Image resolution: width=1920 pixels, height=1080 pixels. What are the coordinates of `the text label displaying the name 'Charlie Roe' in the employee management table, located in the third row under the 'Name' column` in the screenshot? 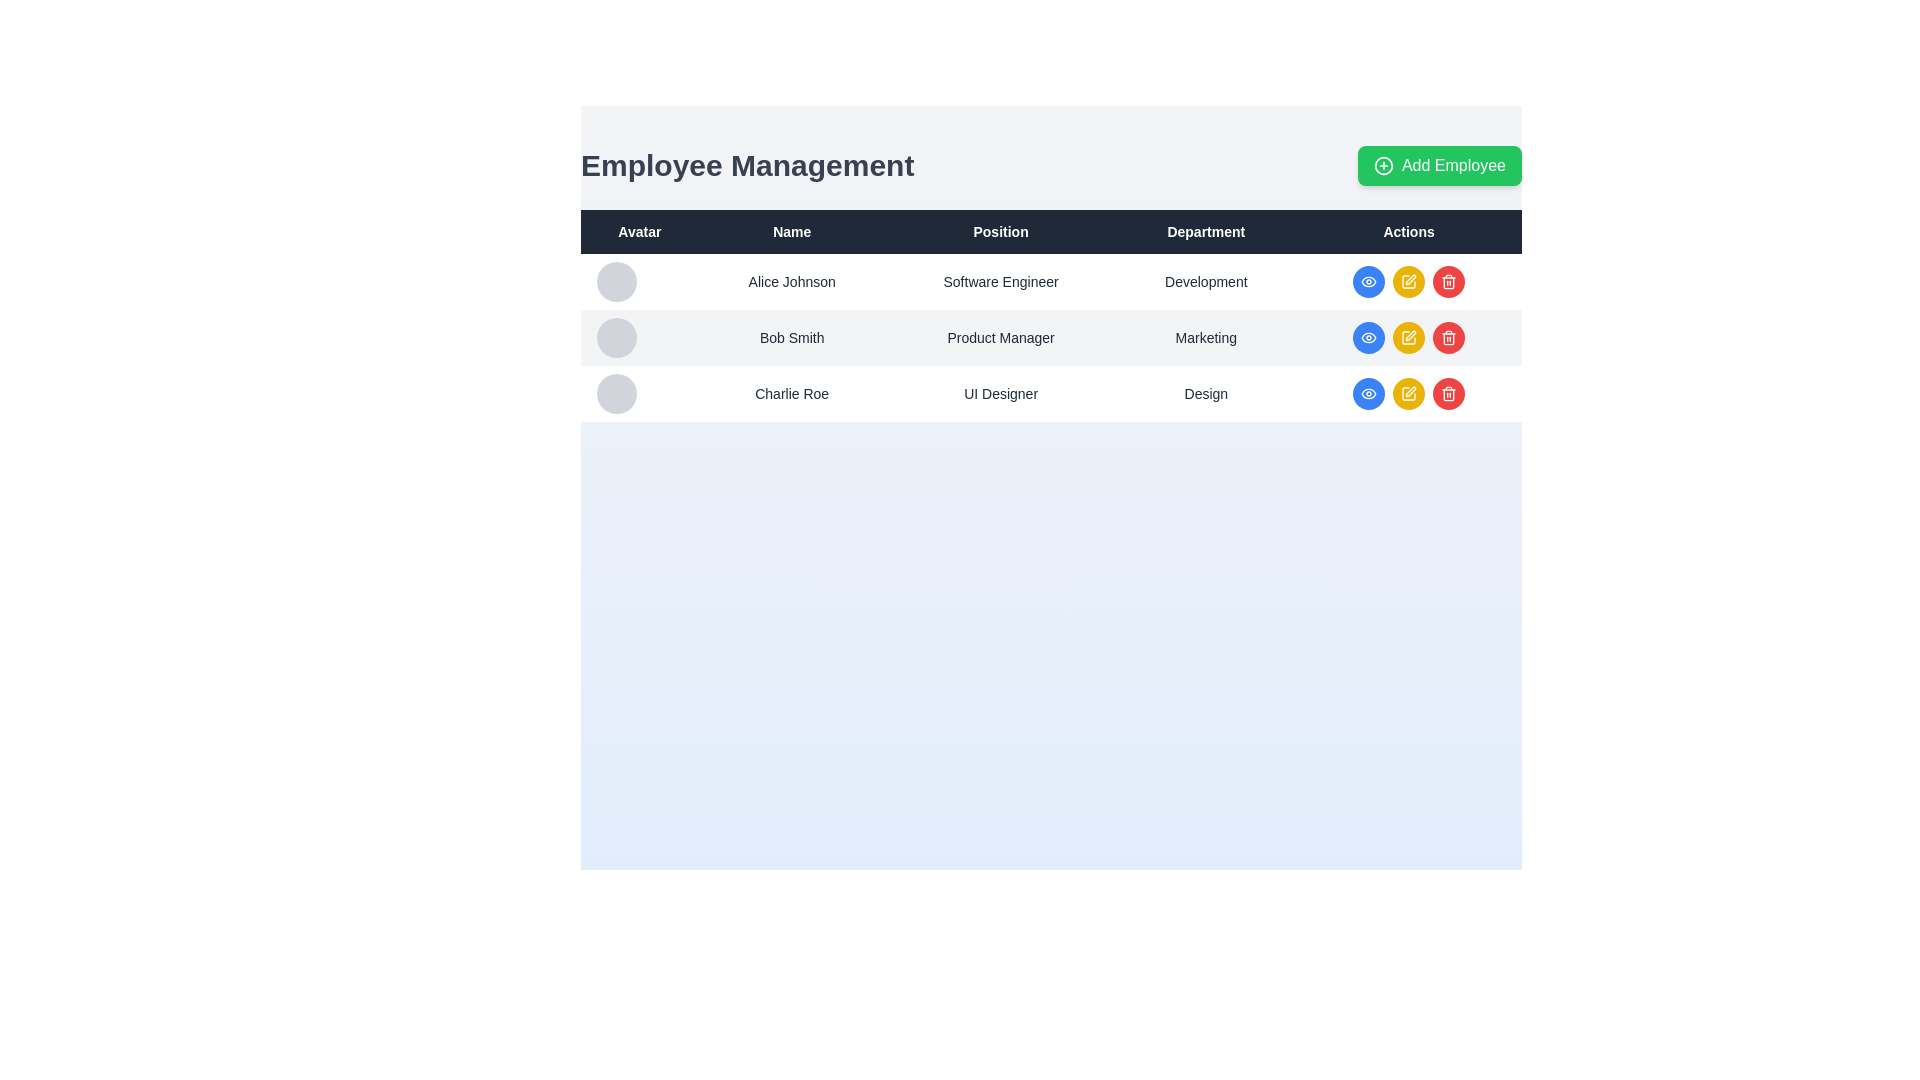 It's located at (791, 393).